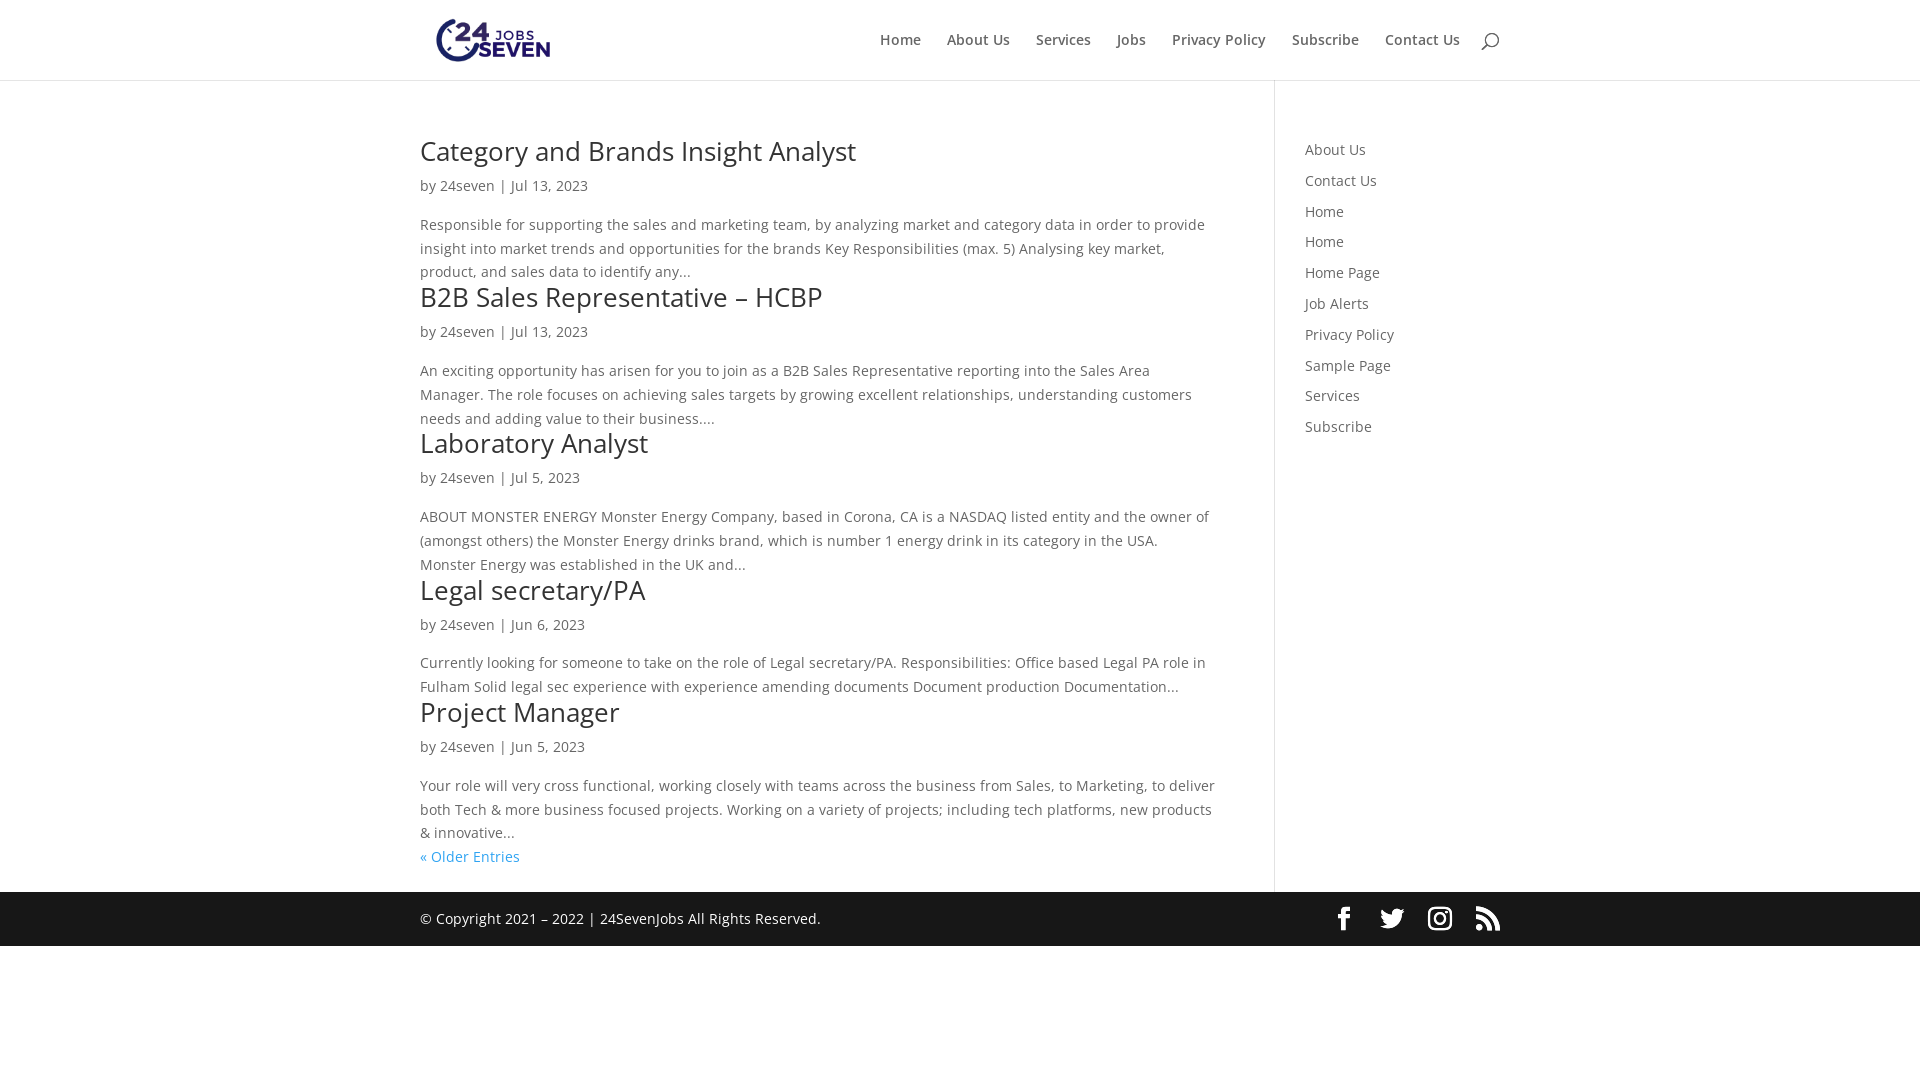 Image resolution: width=1920 pixels, height=1080 pixels. Describe the element at coordinates (419, 589) in the screenshot. I see `'Legal secretary/PA'` at that location.